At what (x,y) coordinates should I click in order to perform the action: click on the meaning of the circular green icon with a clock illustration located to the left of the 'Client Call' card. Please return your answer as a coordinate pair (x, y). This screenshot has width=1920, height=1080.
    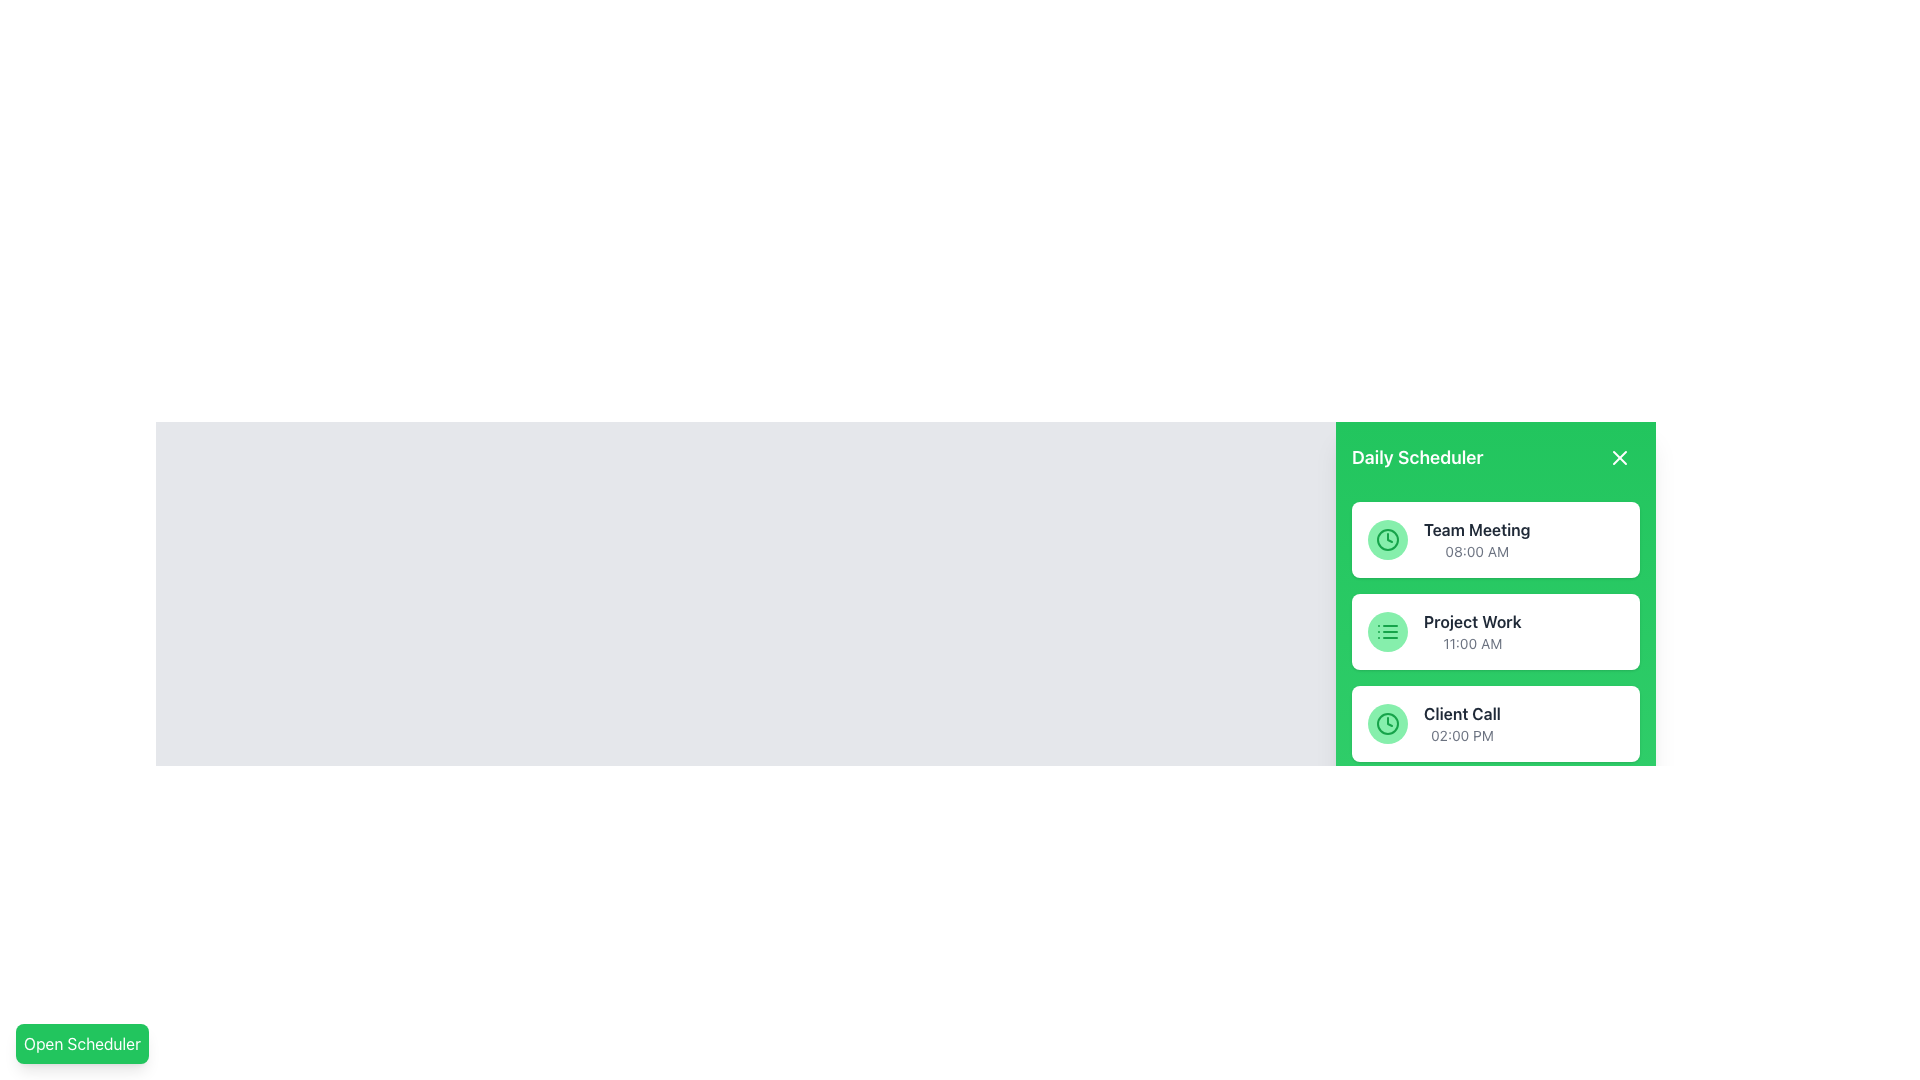
    Looking at the image, I should click on (1386, 724).